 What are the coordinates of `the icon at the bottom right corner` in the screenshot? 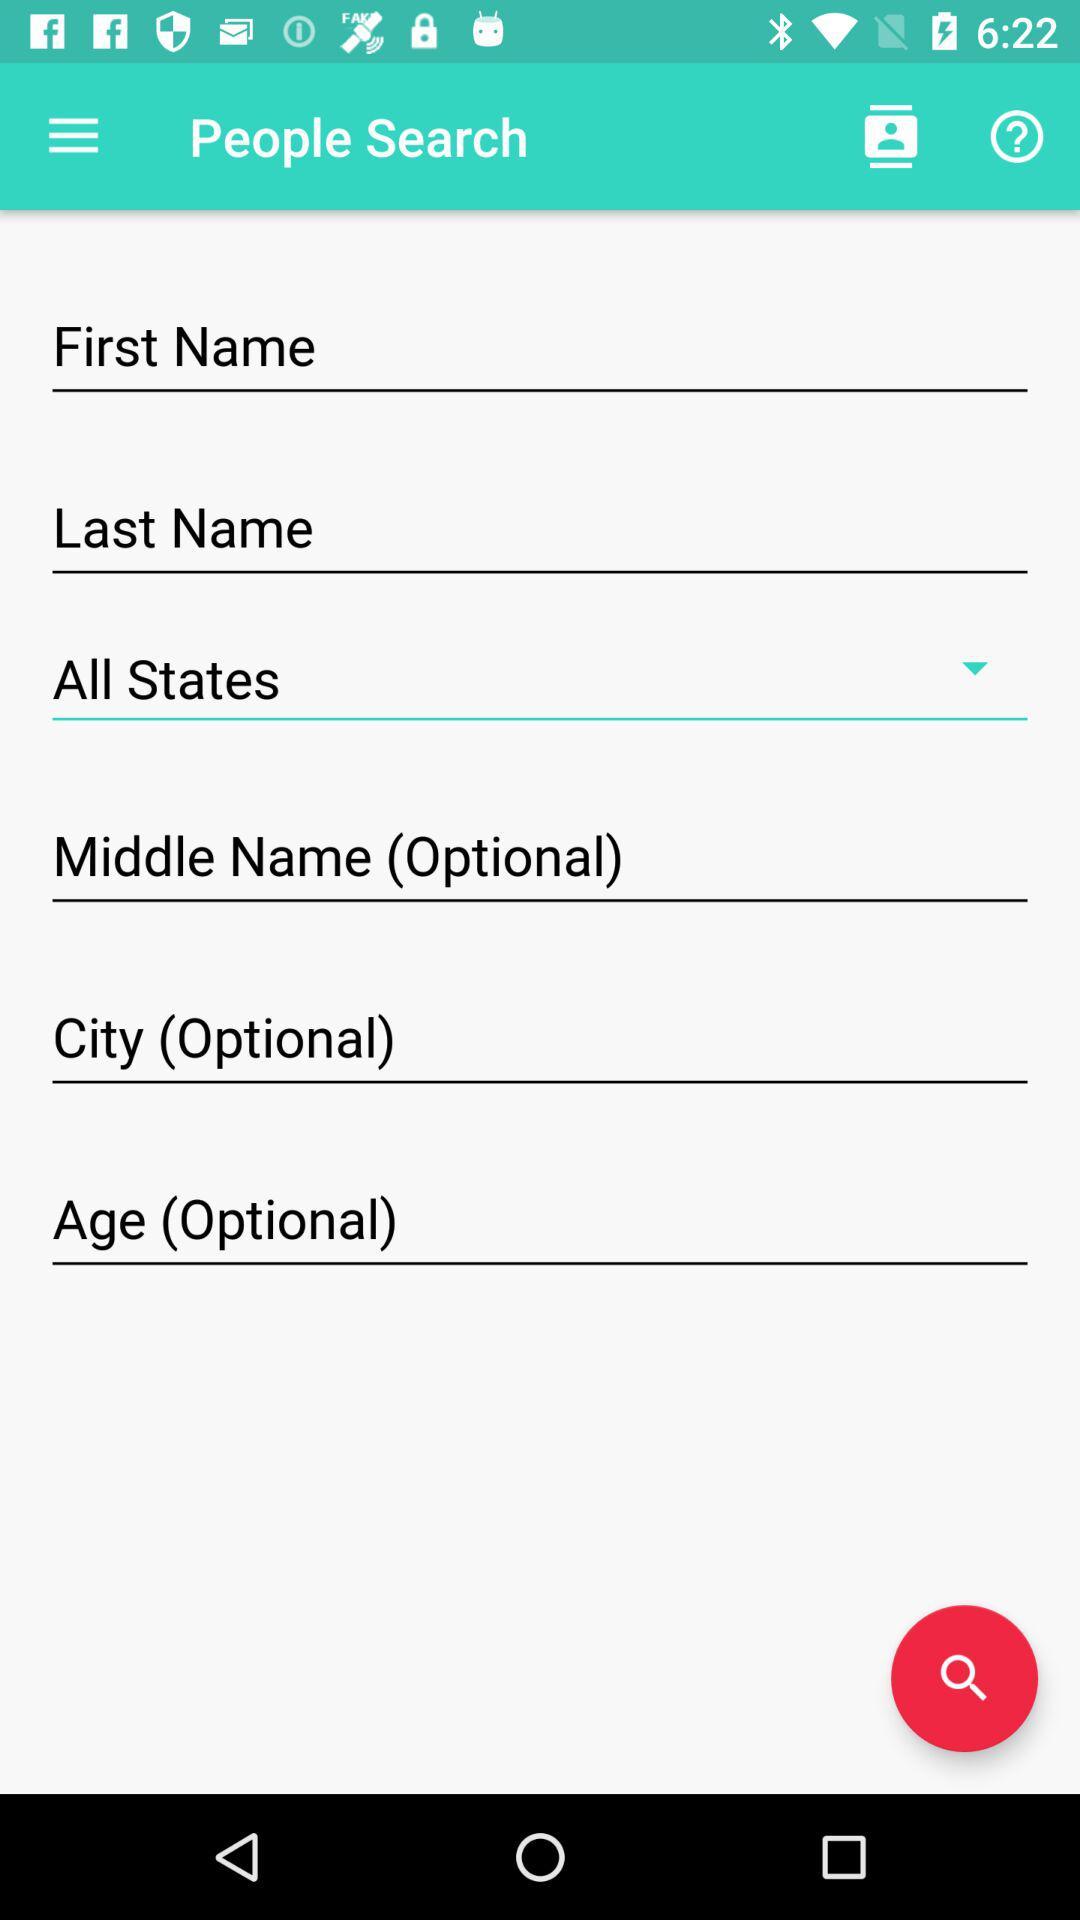 It's located at (963, 1678).